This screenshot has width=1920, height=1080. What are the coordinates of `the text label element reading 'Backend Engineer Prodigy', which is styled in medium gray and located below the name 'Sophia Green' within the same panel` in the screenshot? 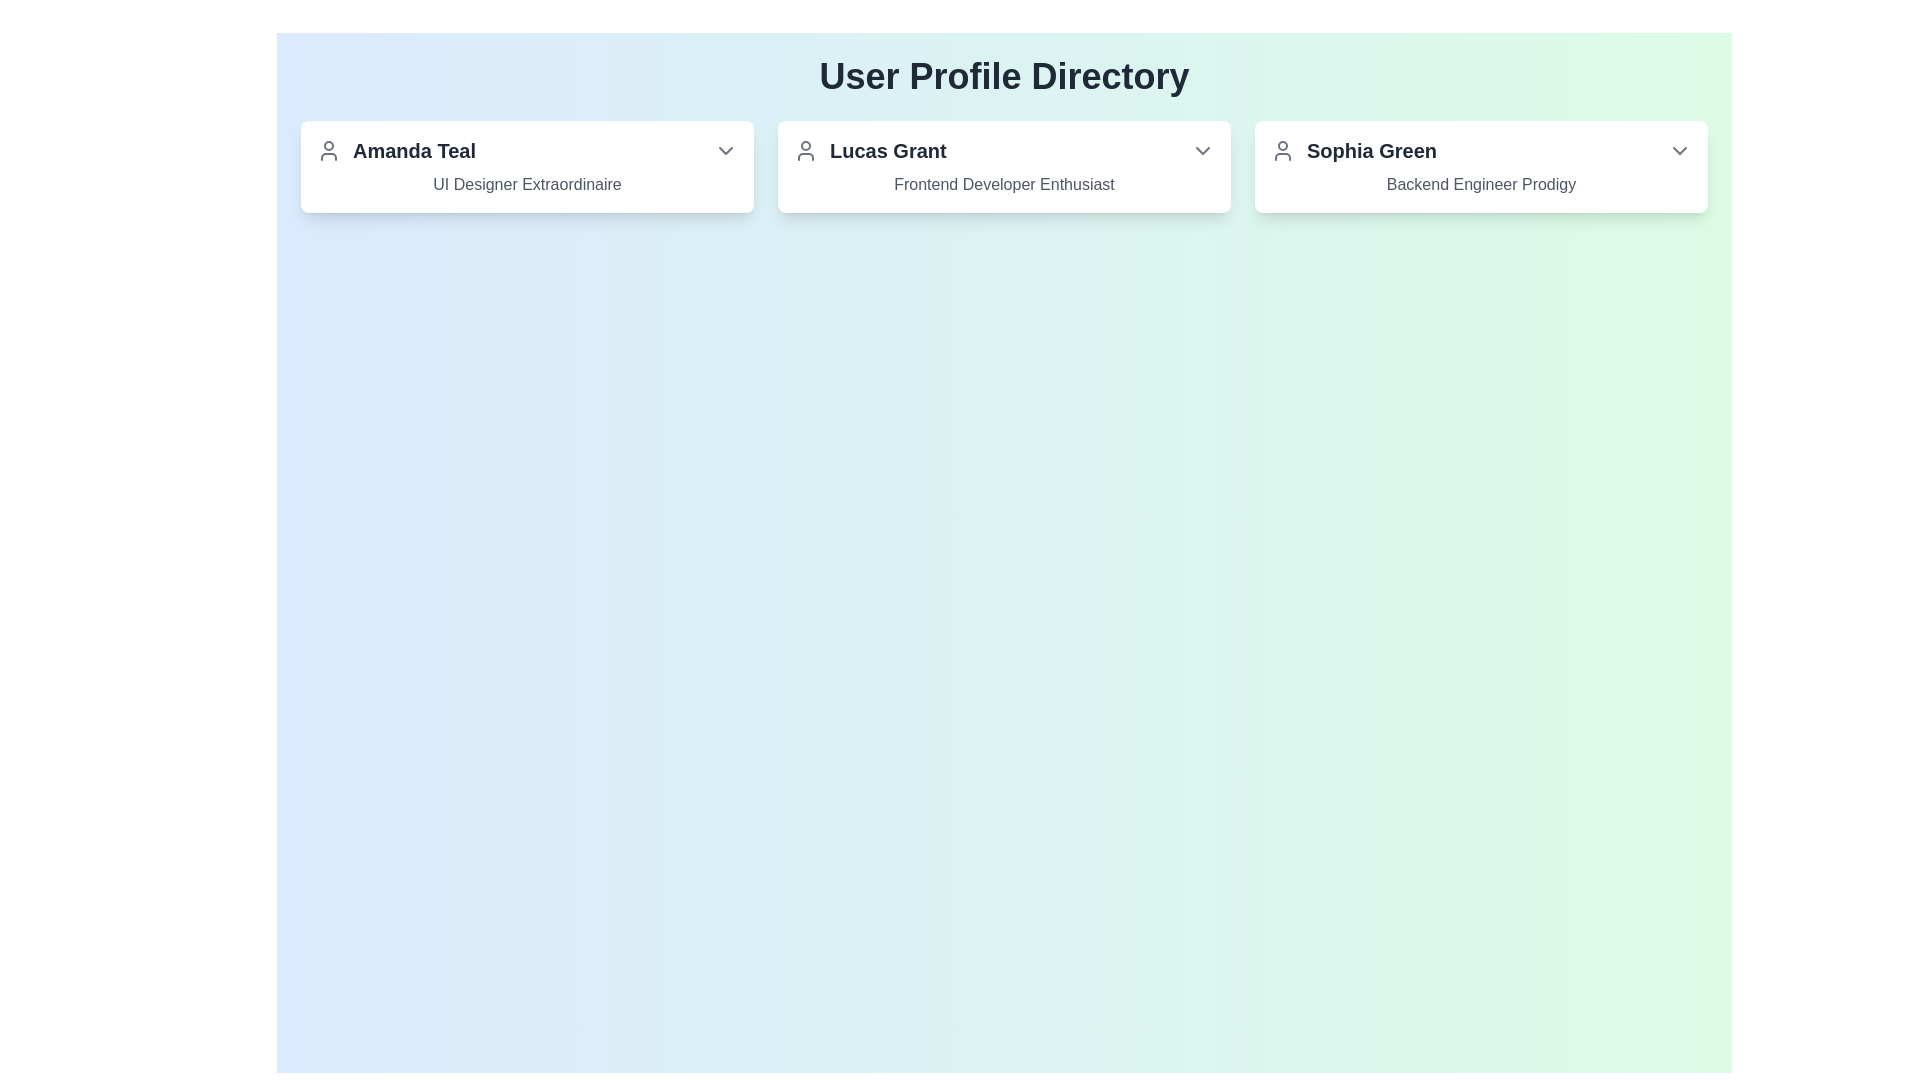 It's located at (1481, 185).